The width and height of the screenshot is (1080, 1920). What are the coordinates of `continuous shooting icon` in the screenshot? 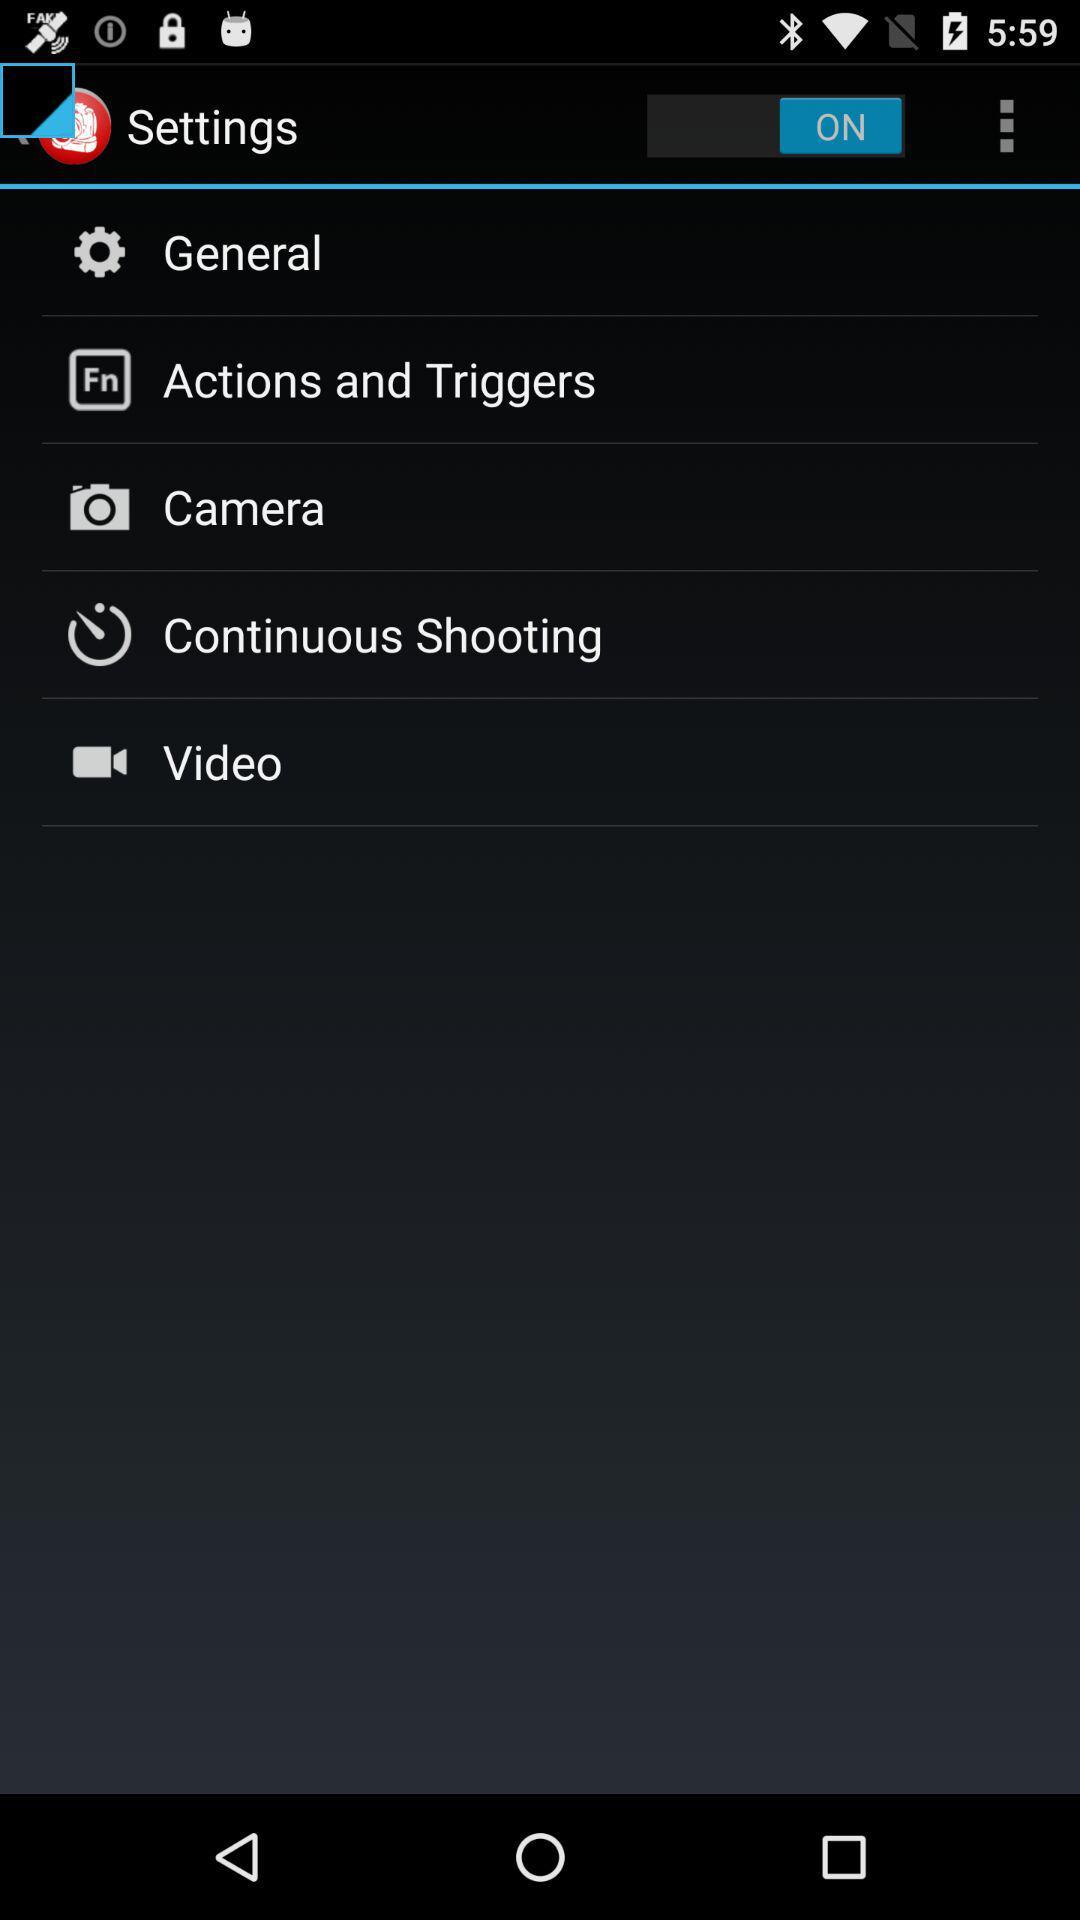 It's located at (382, 633).